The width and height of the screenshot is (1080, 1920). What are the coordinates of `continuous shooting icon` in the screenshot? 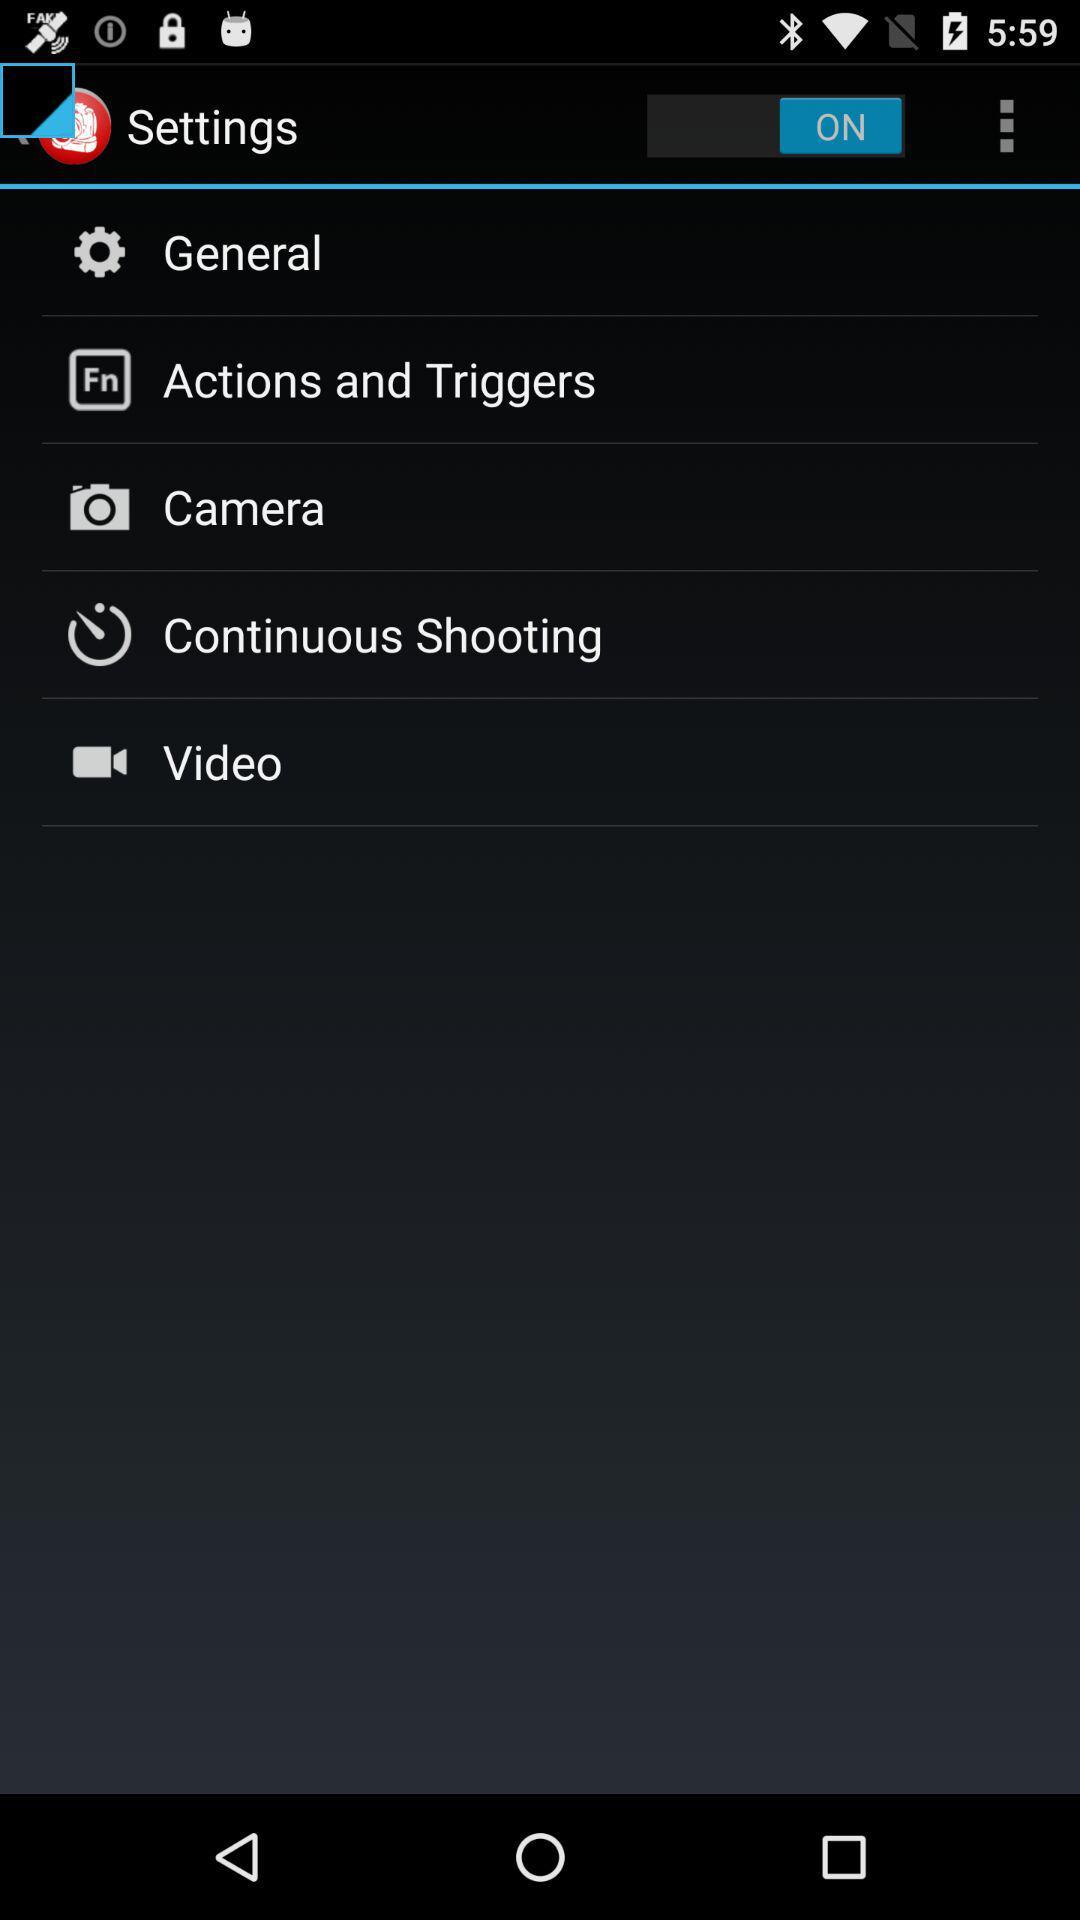 It's located at (382, 633).